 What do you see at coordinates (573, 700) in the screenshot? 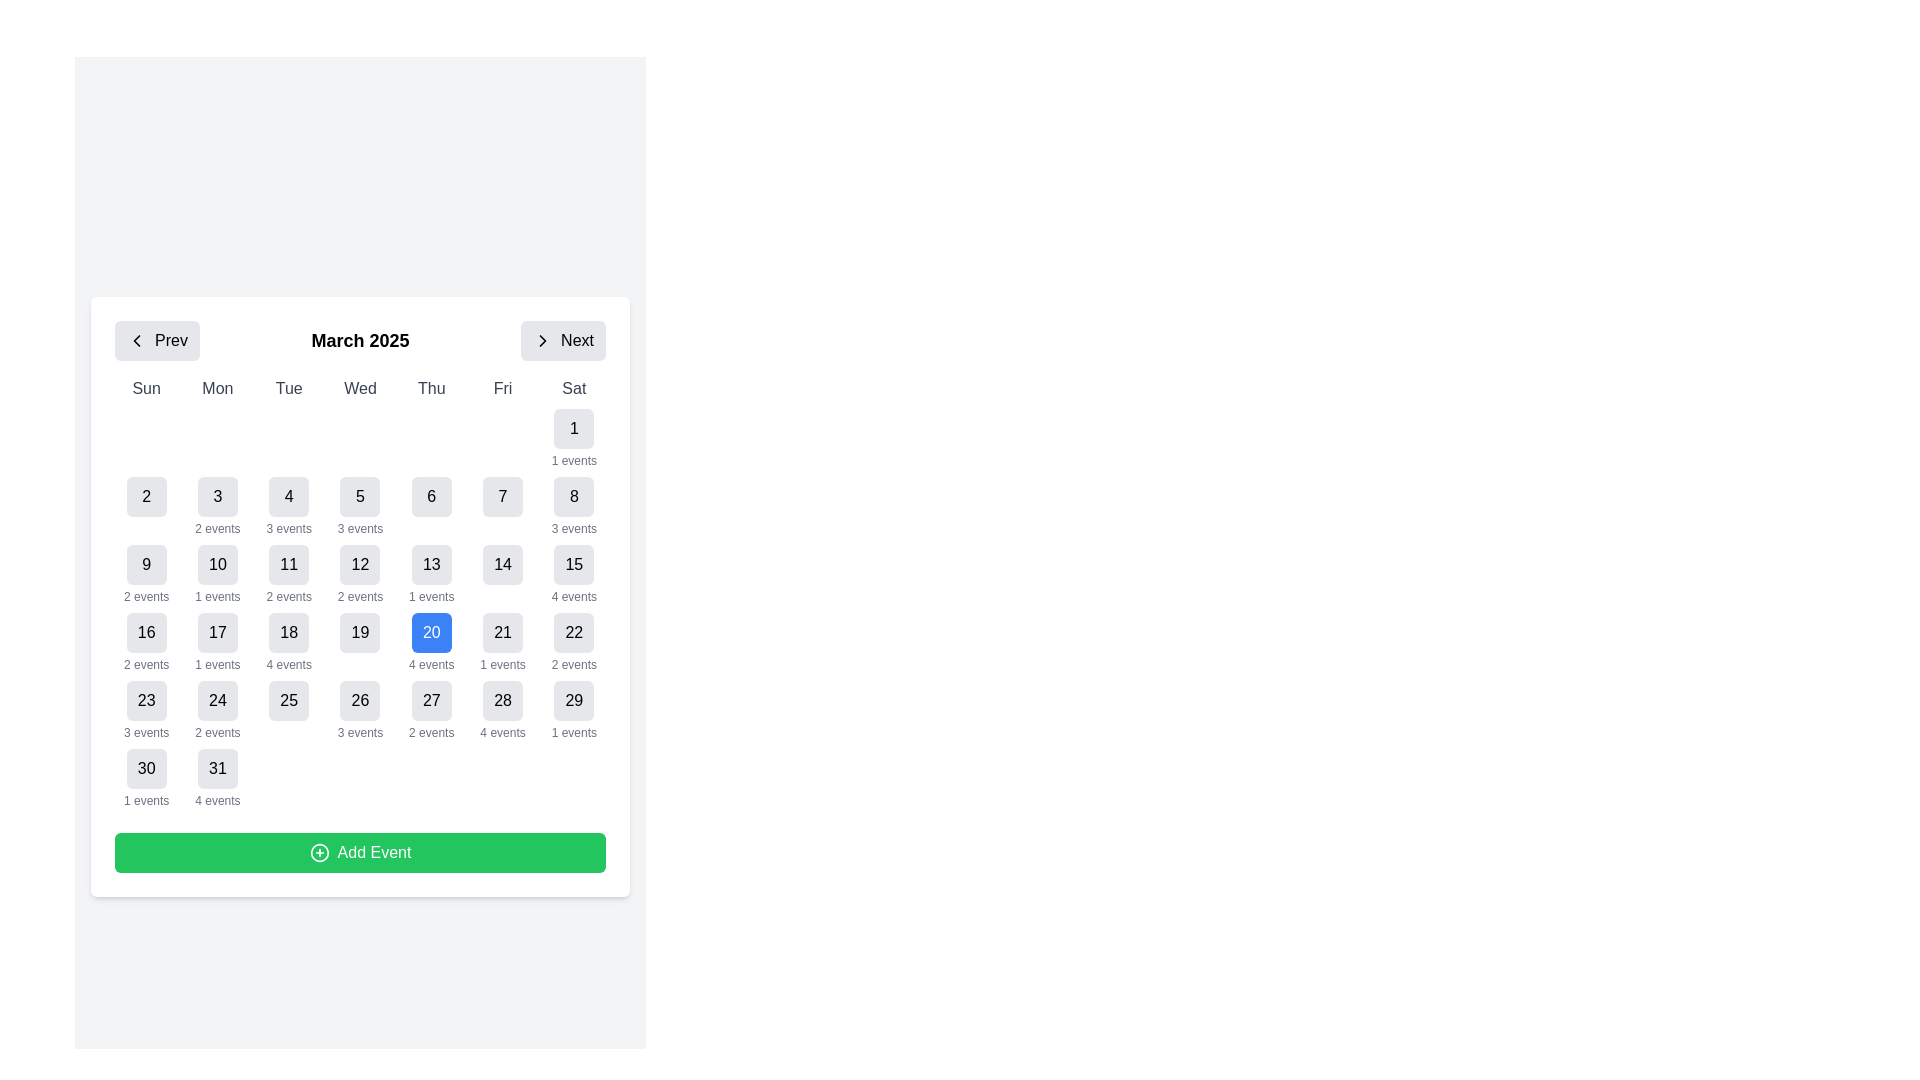
I see `the button displaying the number '29' in bold black text within a calendar grid layout` at bounding box center [573, 700].